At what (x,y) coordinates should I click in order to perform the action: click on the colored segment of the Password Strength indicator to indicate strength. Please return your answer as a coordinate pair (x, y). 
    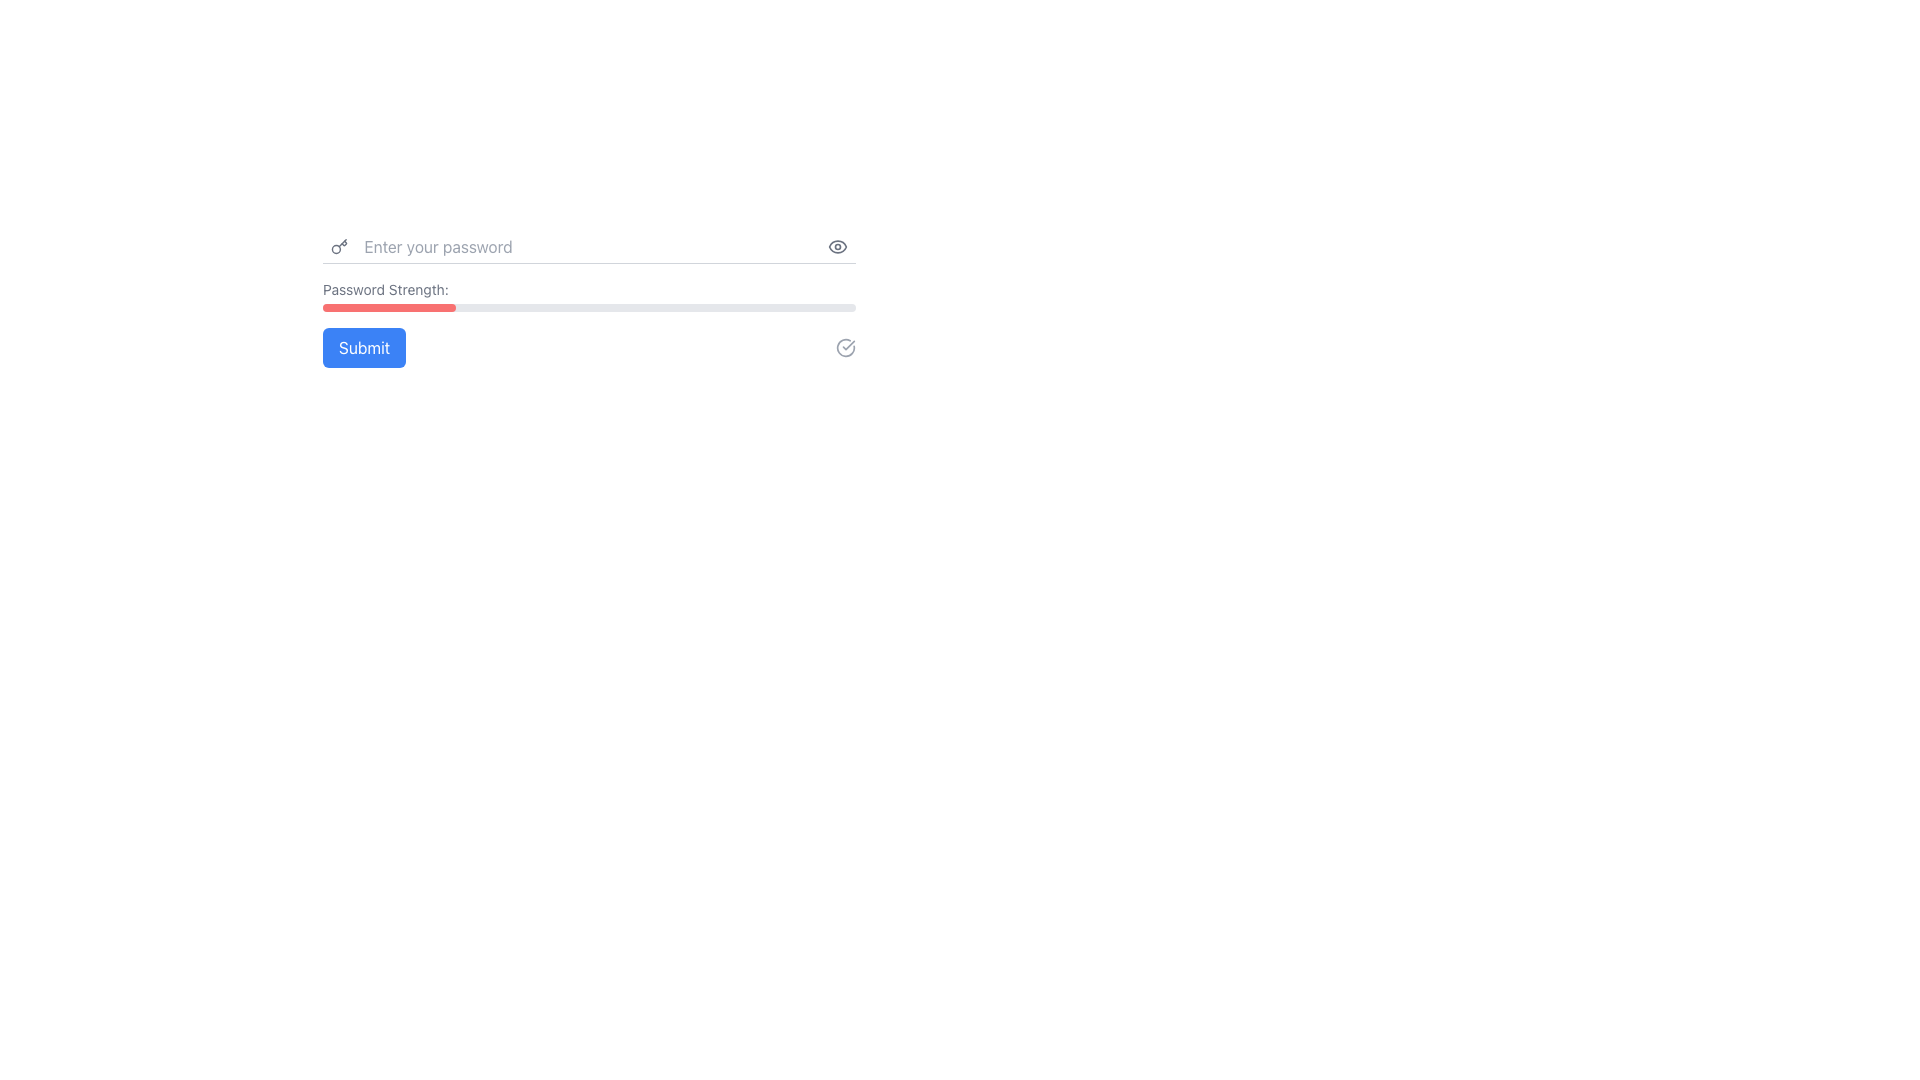
    Looking at the image, I should click on (588, 296).